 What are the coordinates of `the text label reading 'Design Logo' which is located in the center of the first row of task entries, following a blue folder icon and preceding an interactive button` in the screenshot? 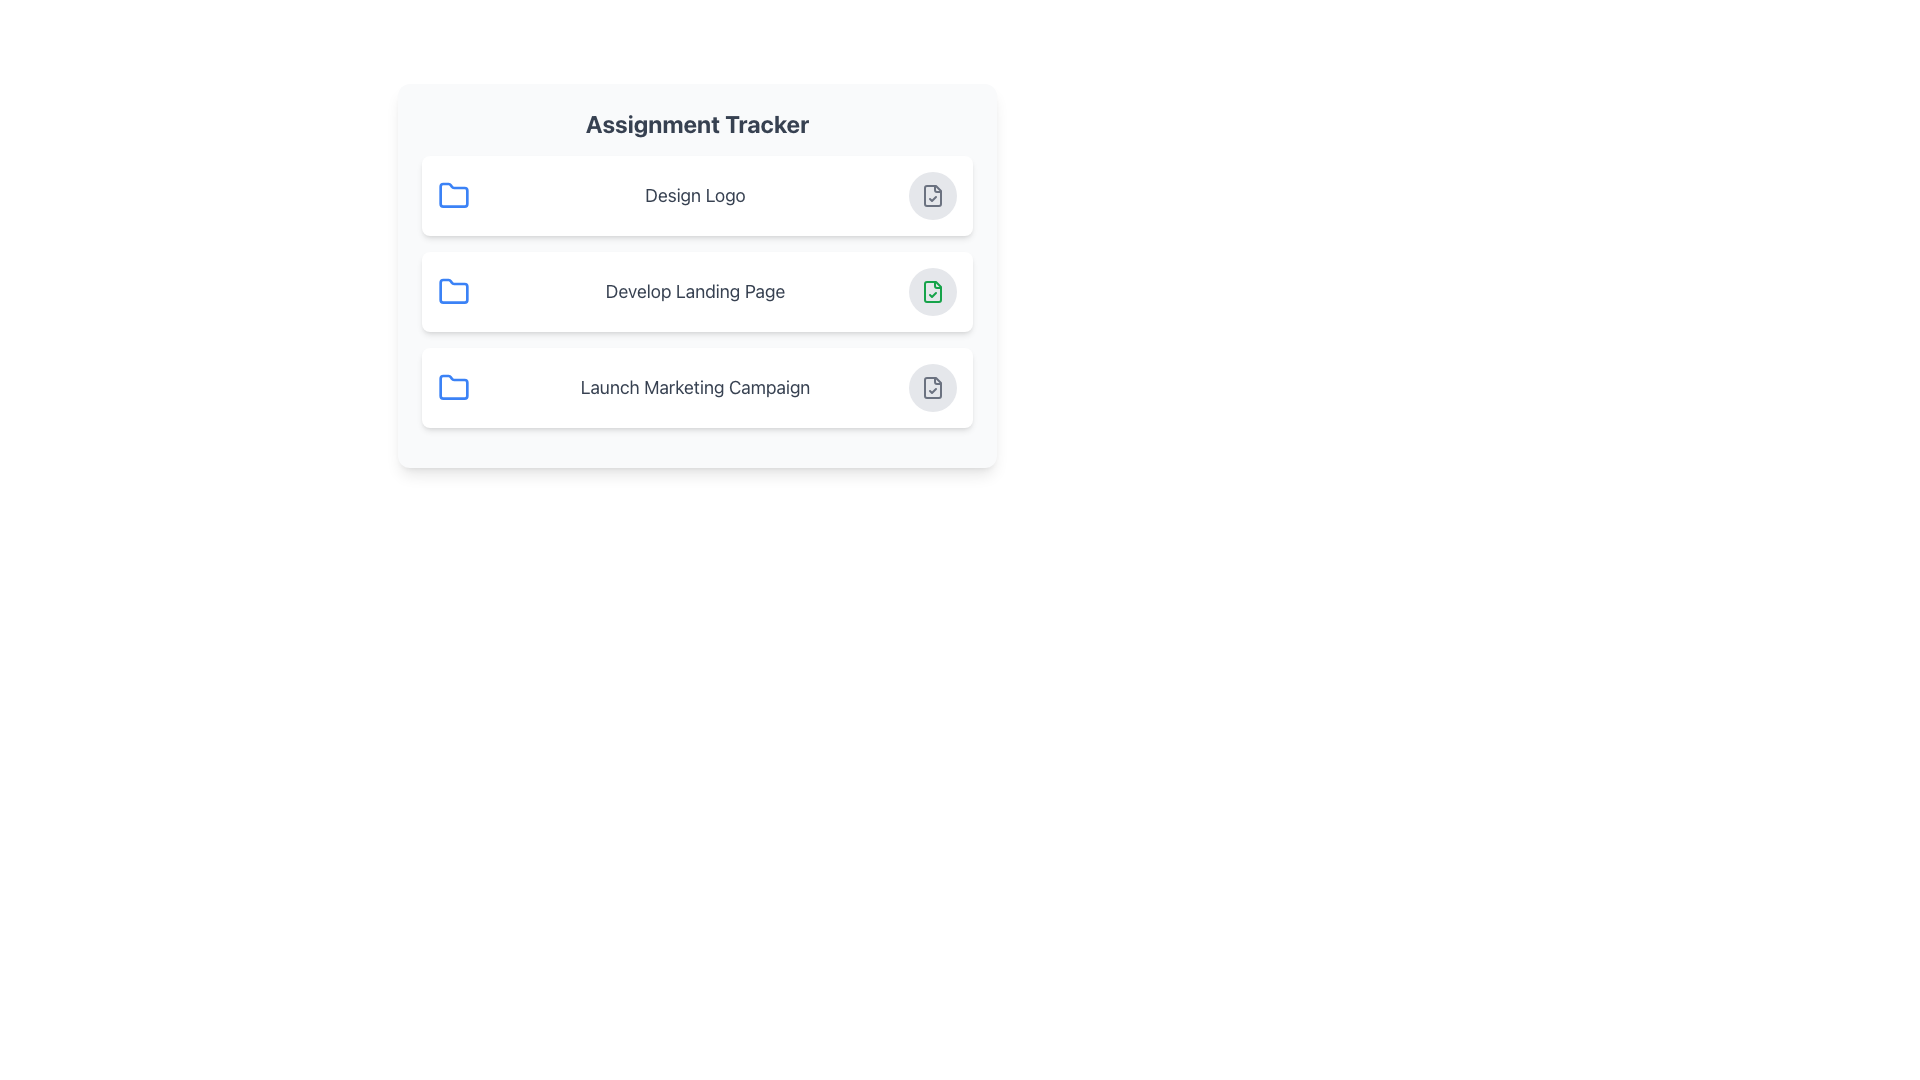 It's located at (695, 196).